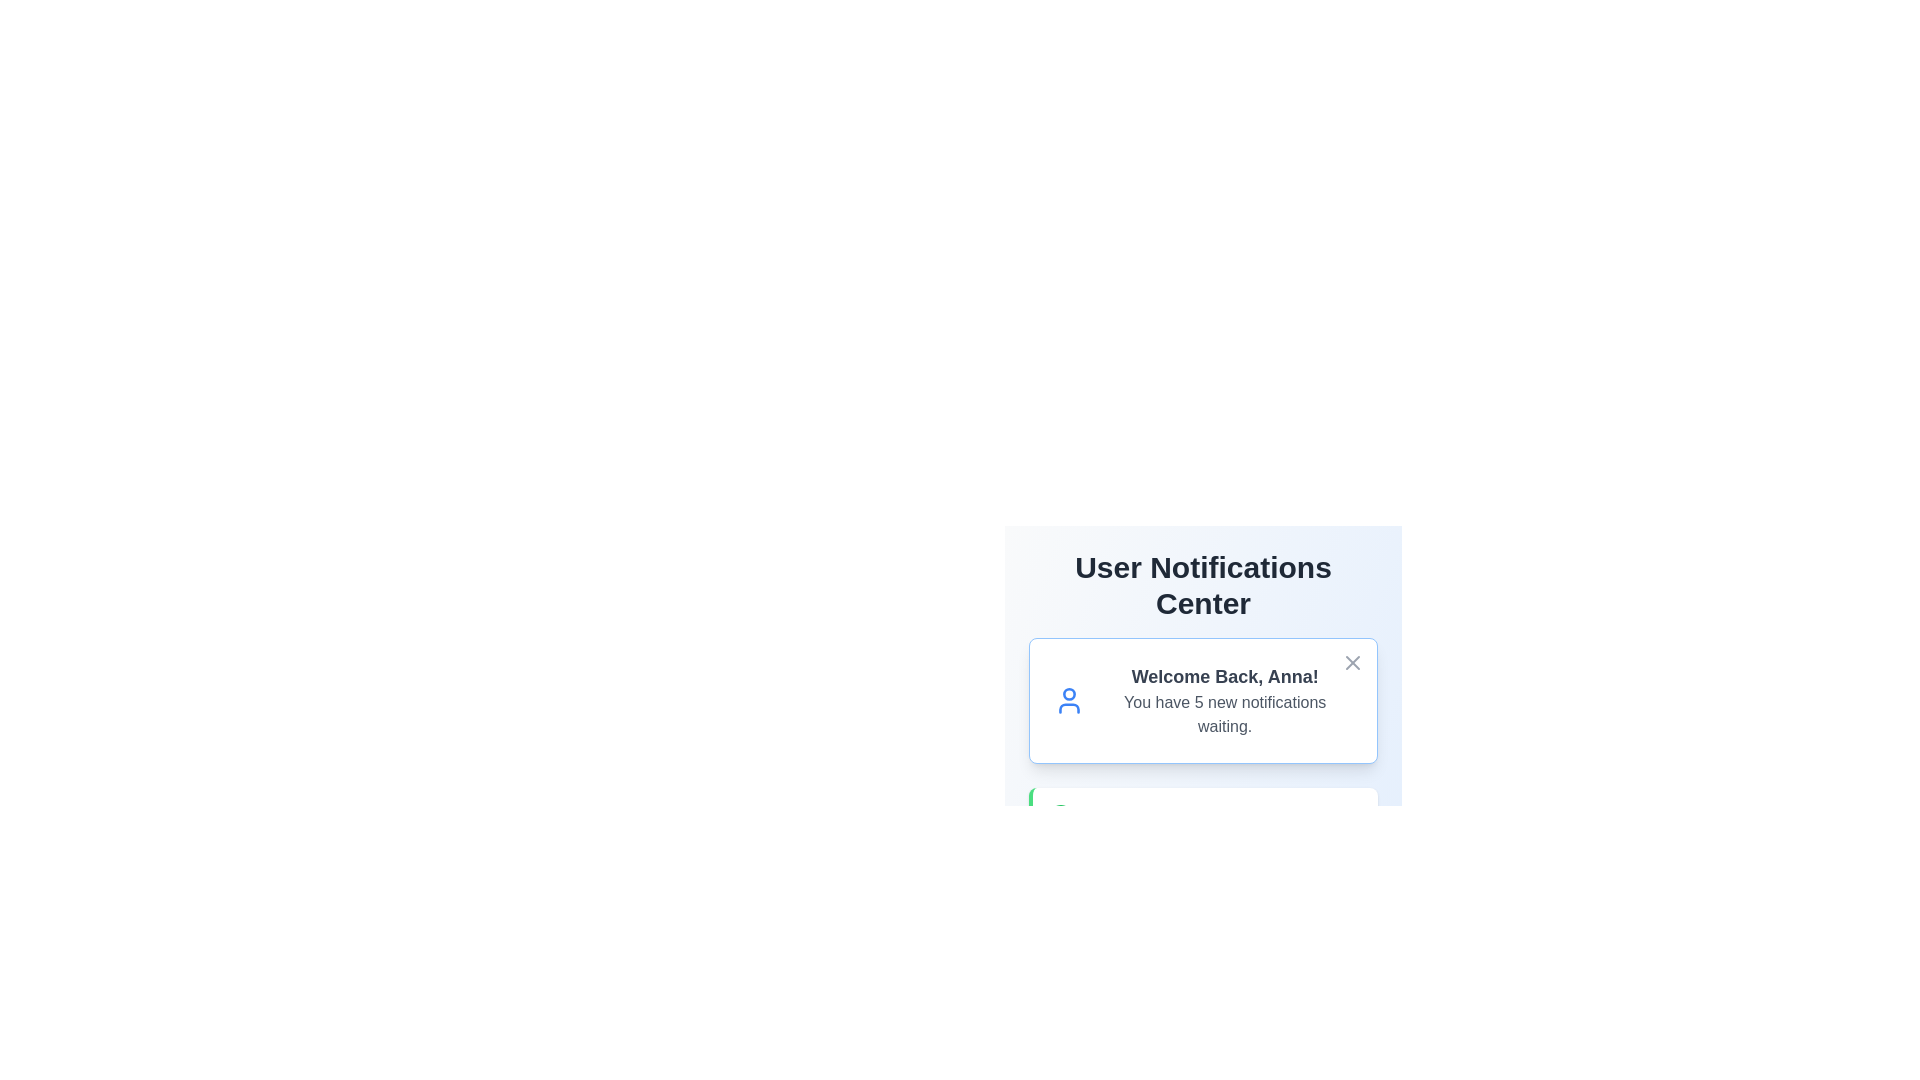 The width and height of the screenshot is (1920, 1080). Describe the element at coordinates (1224, 676) in the screenshot. I see `the greeting message text label that personalizes the interface by displaying the user's name, located at the top of the notification card in the User Notifications Center` at that location.